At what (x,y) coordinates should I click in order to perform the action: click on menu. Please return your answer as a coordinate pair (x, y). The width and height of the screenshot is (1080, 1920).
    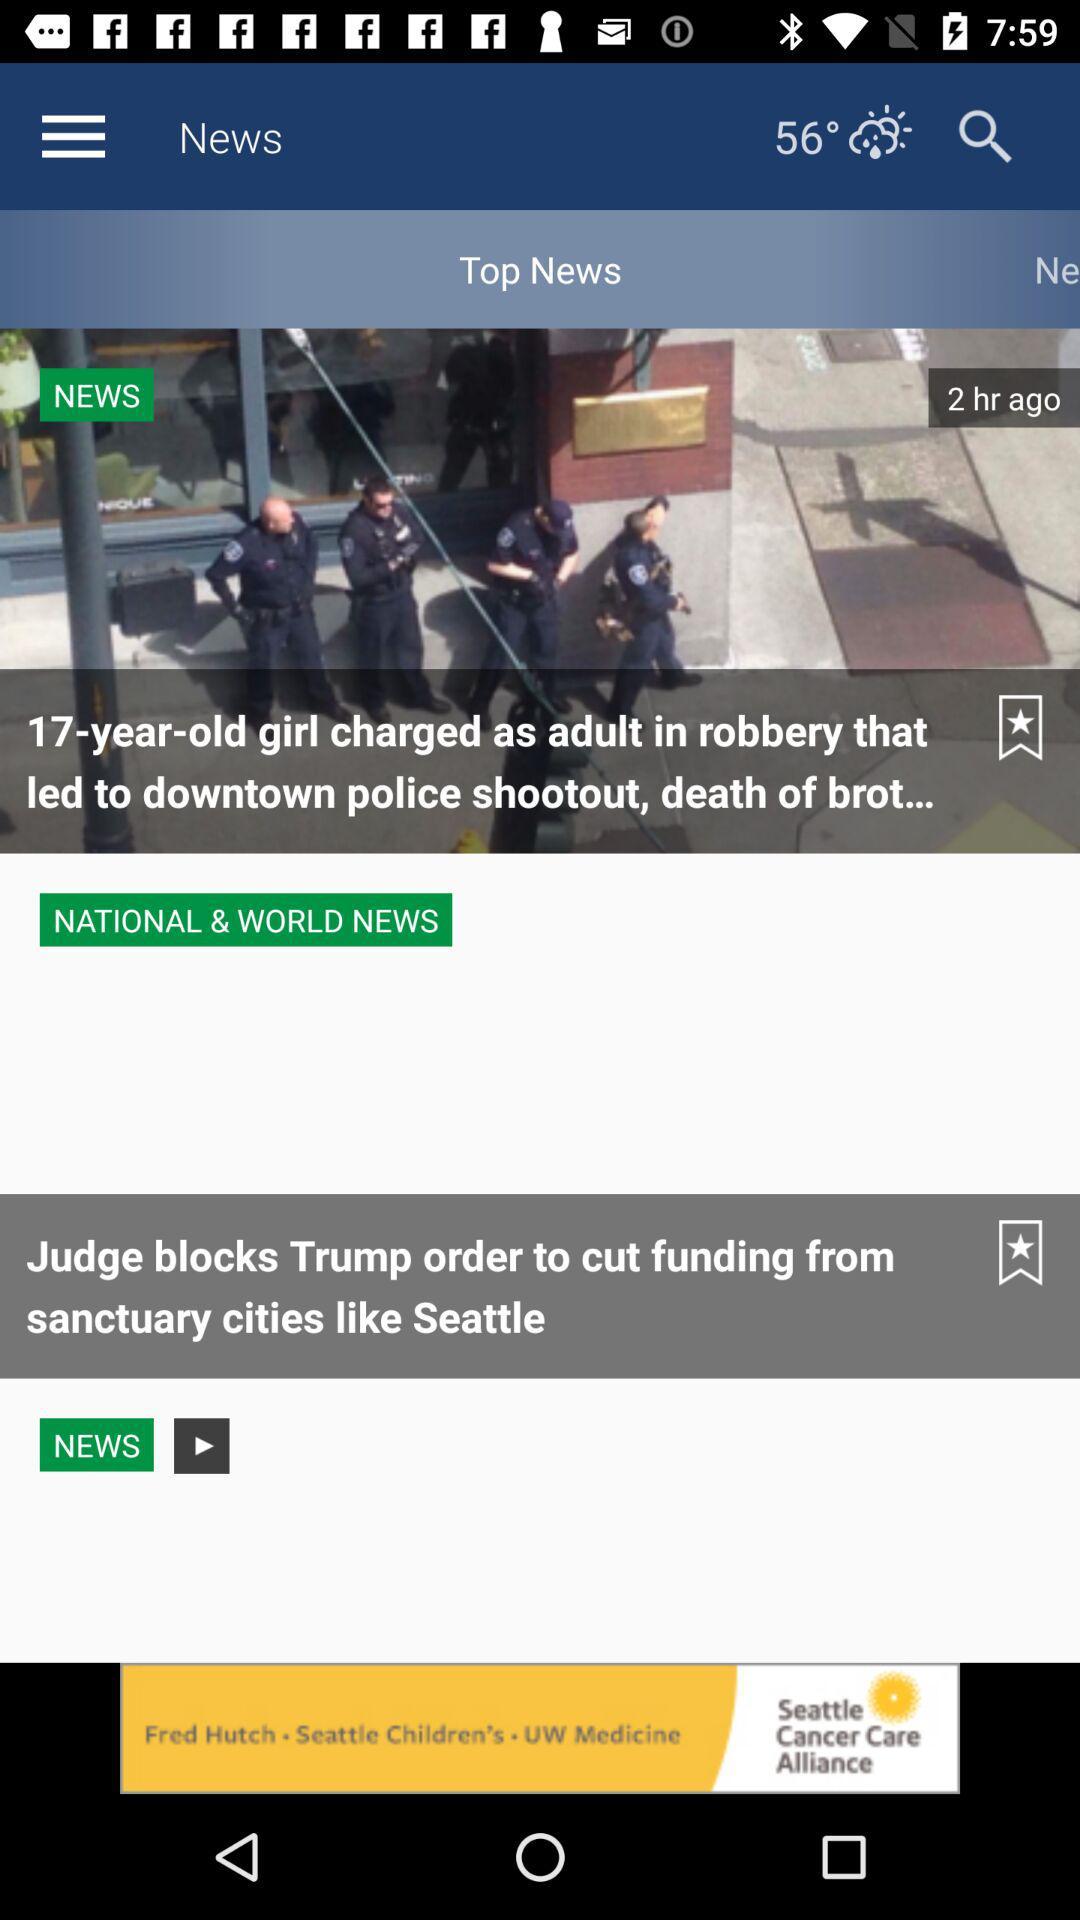
    Looking at the image, I should click on (72, 135).